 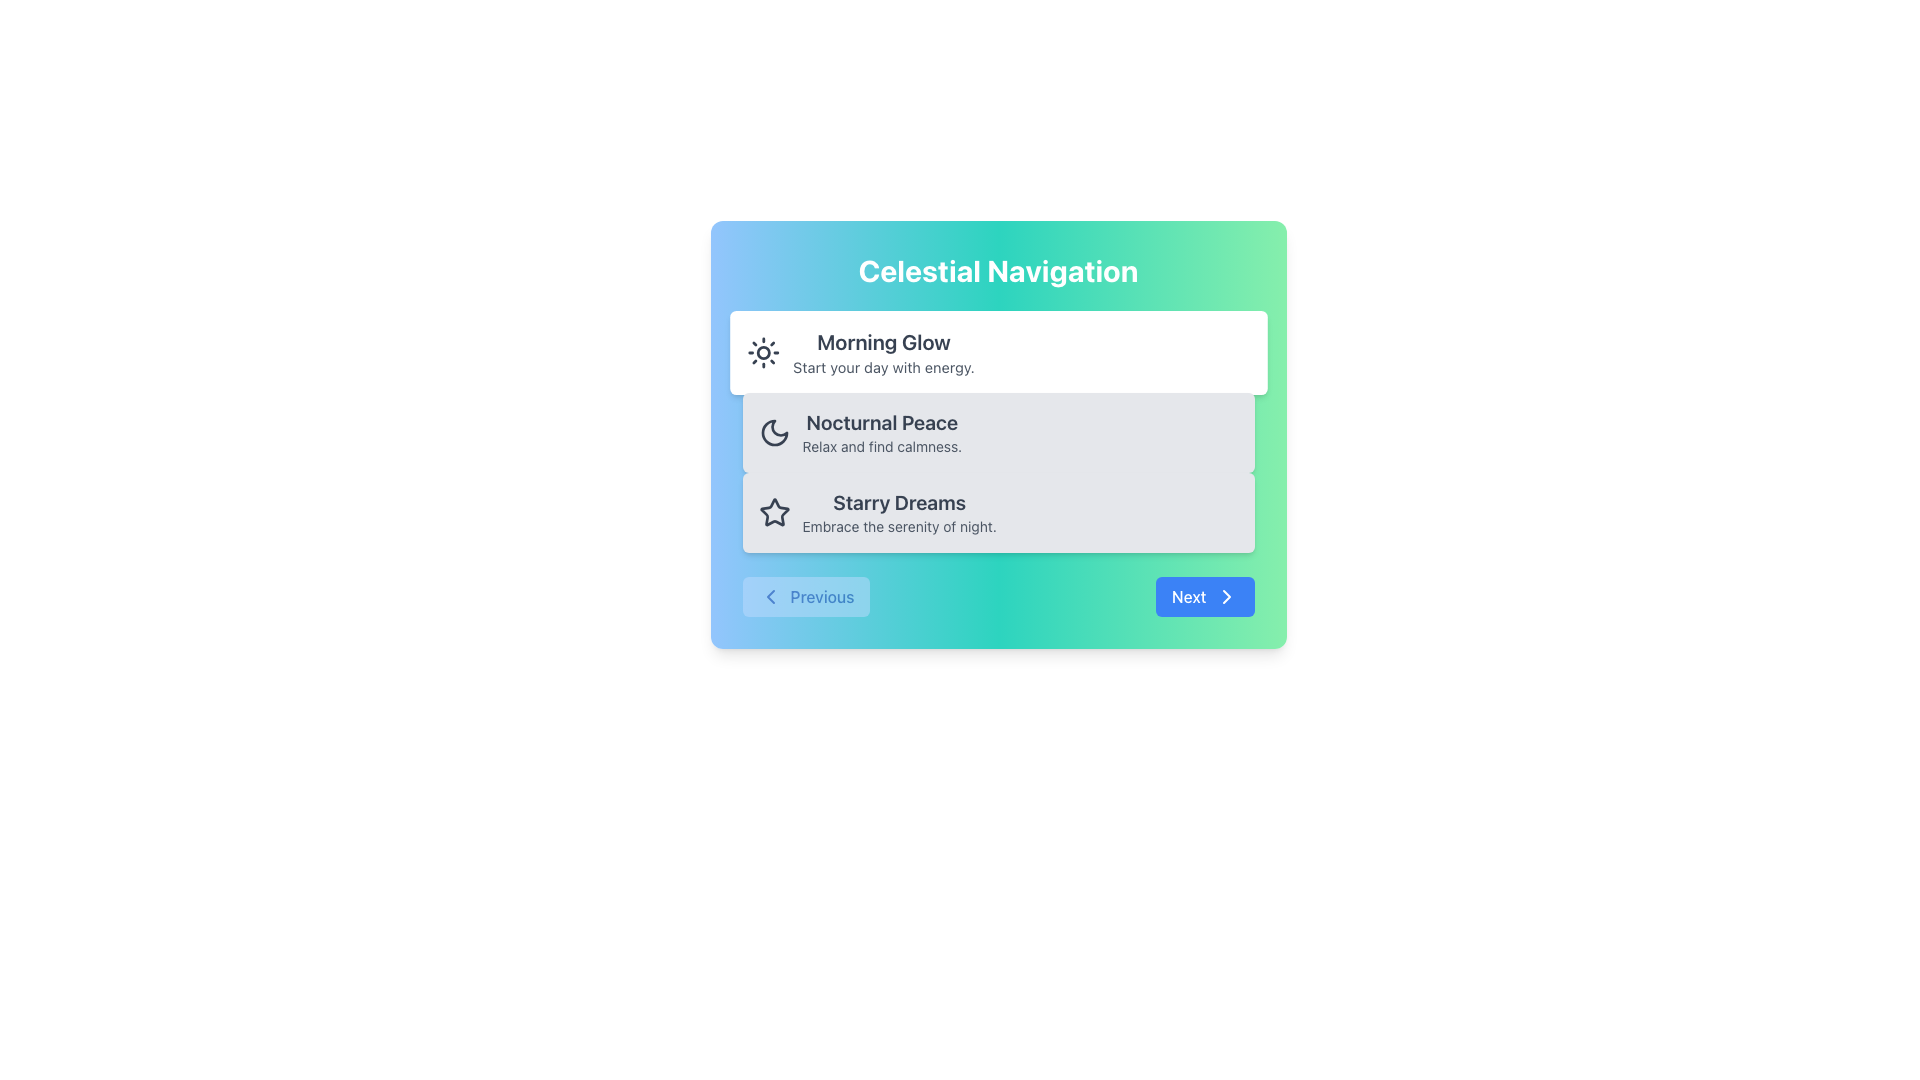 I want to click on the right-pointing chevron arrow icon located to the right side of the 'Next' button in the bottom-right corner of the card, so click(x=1225, y=596).